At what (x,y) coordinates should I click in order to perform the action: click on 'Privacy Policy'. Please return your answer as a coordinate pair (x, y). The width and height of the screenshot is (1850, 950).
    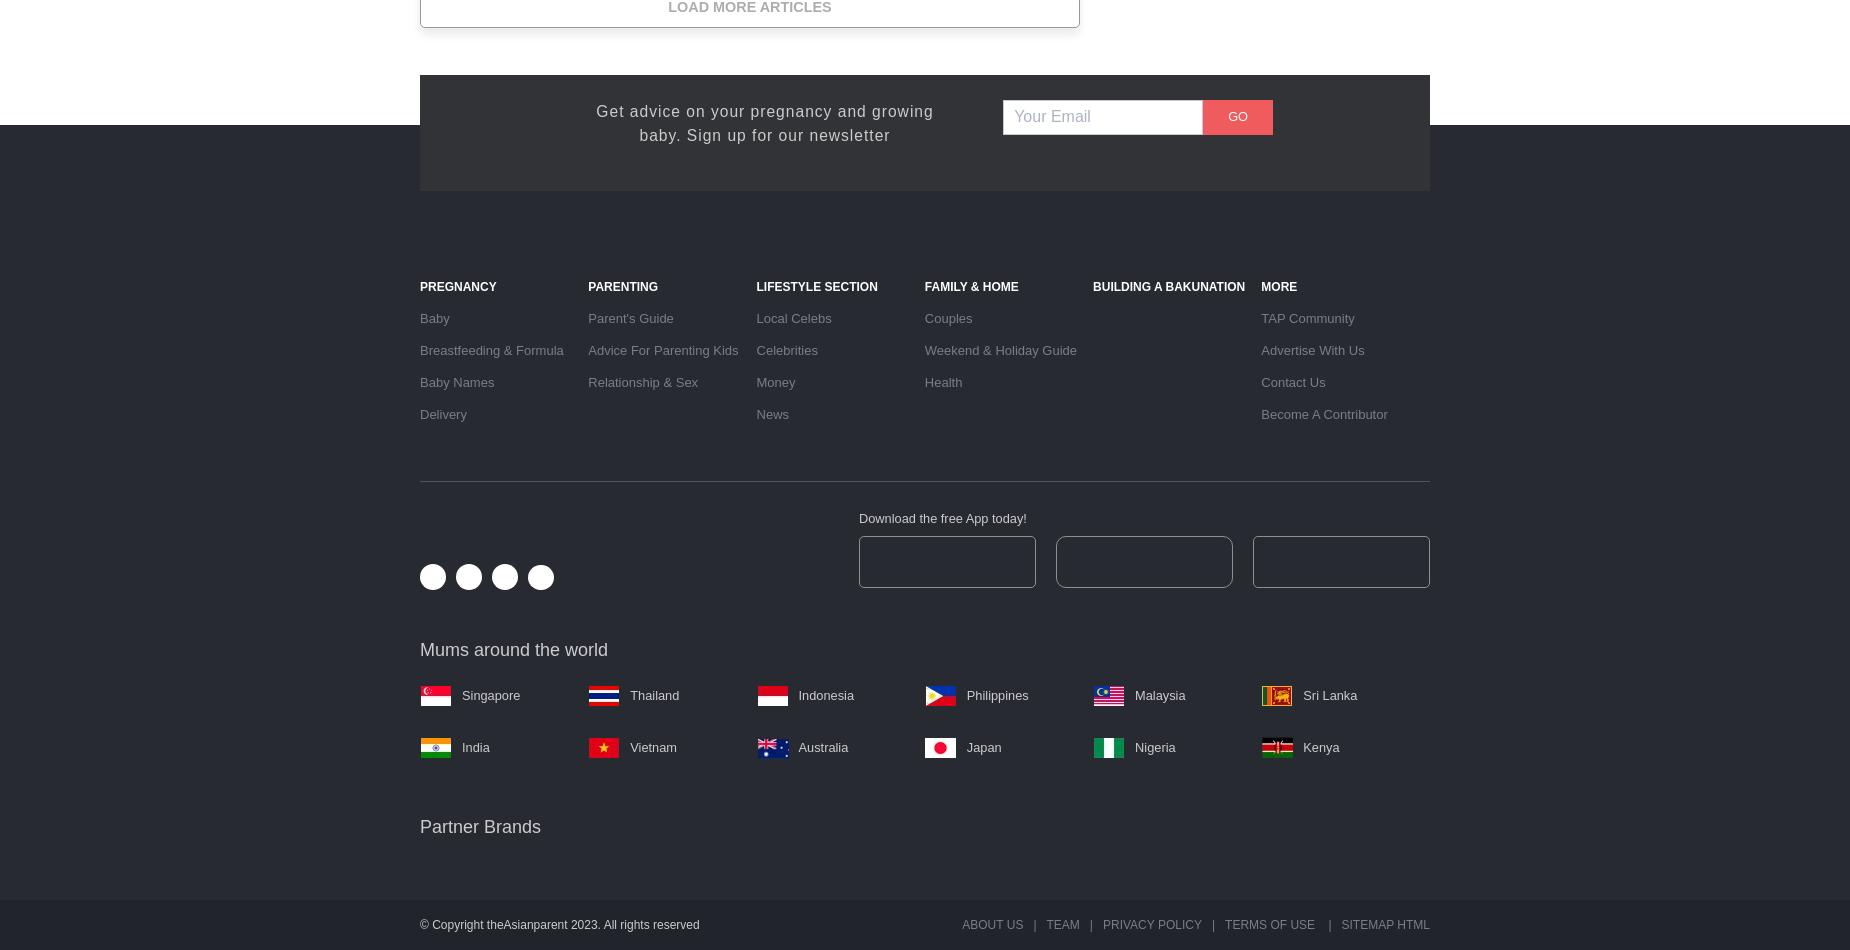
    Looking at the image, I should click on (1150, 924).